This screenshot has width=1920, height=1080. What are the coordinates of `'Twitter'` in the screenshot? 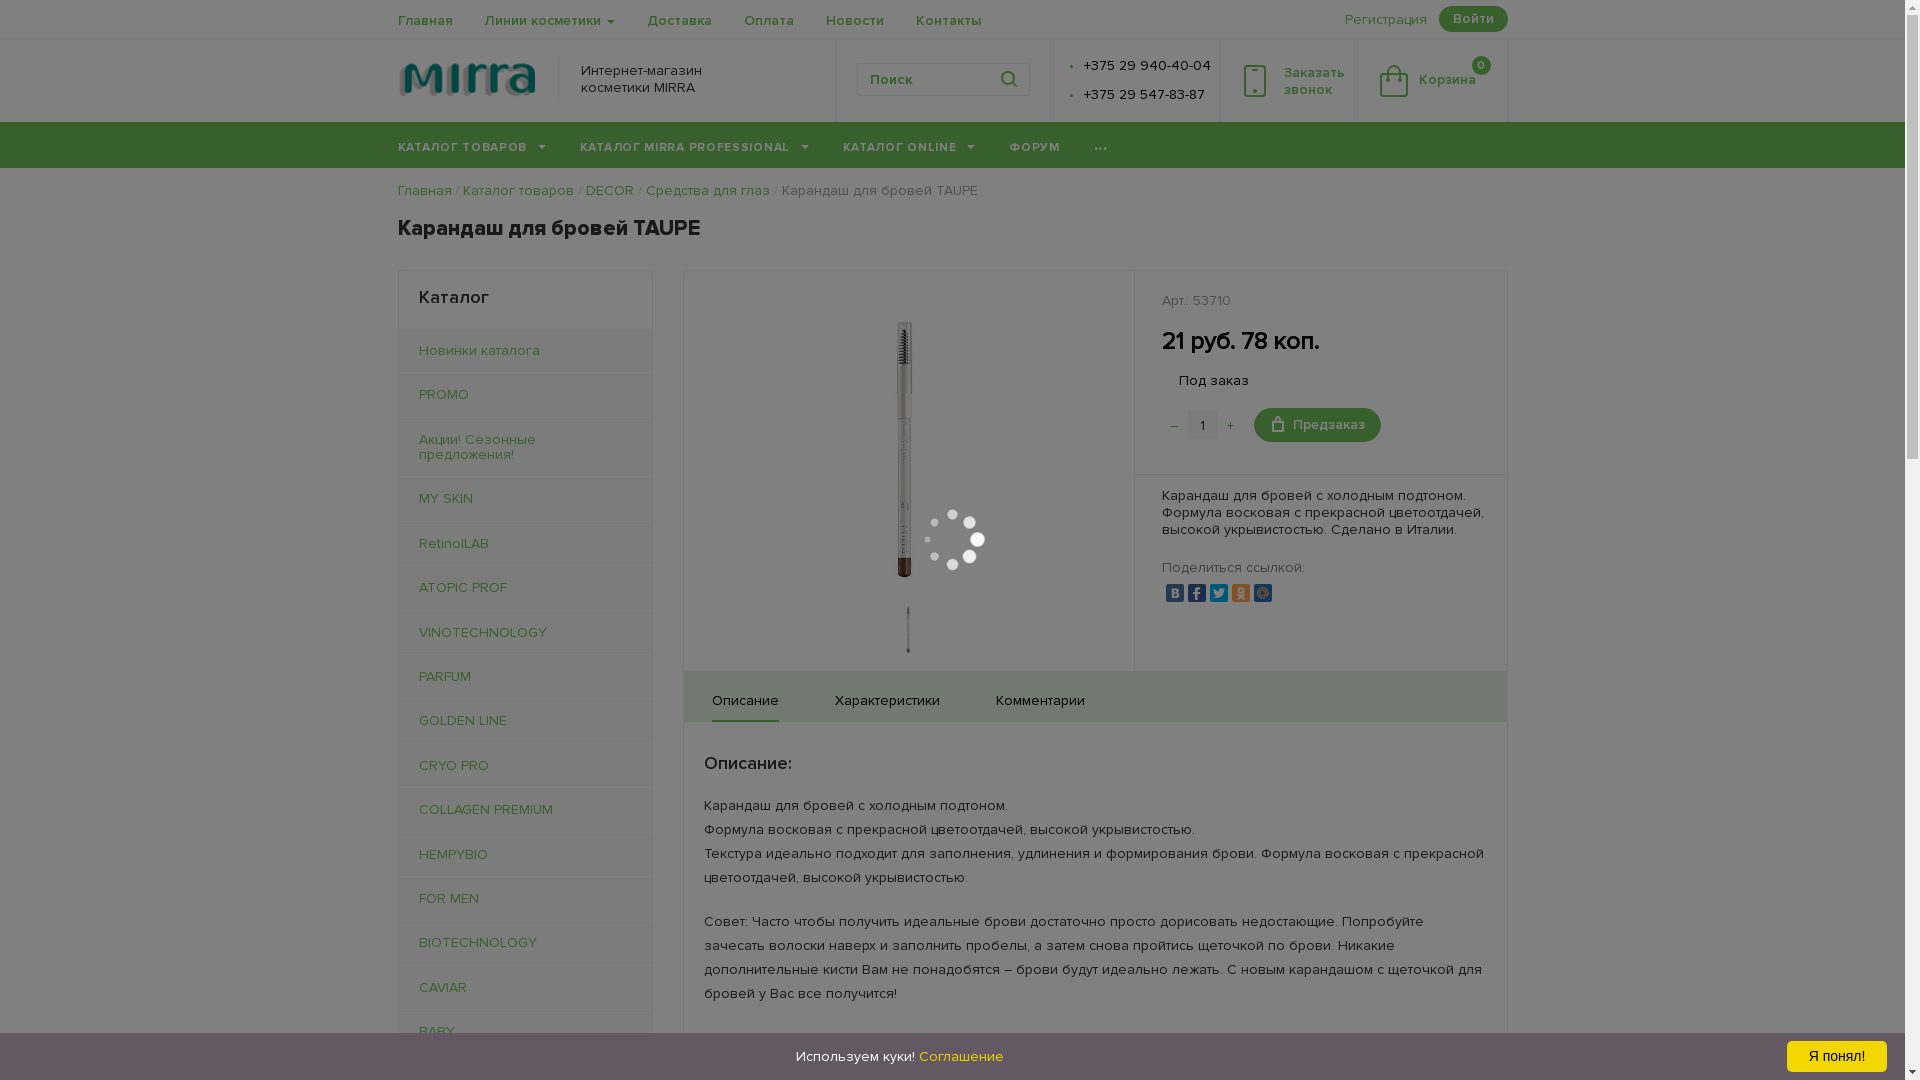 It's located at (1218, 592).